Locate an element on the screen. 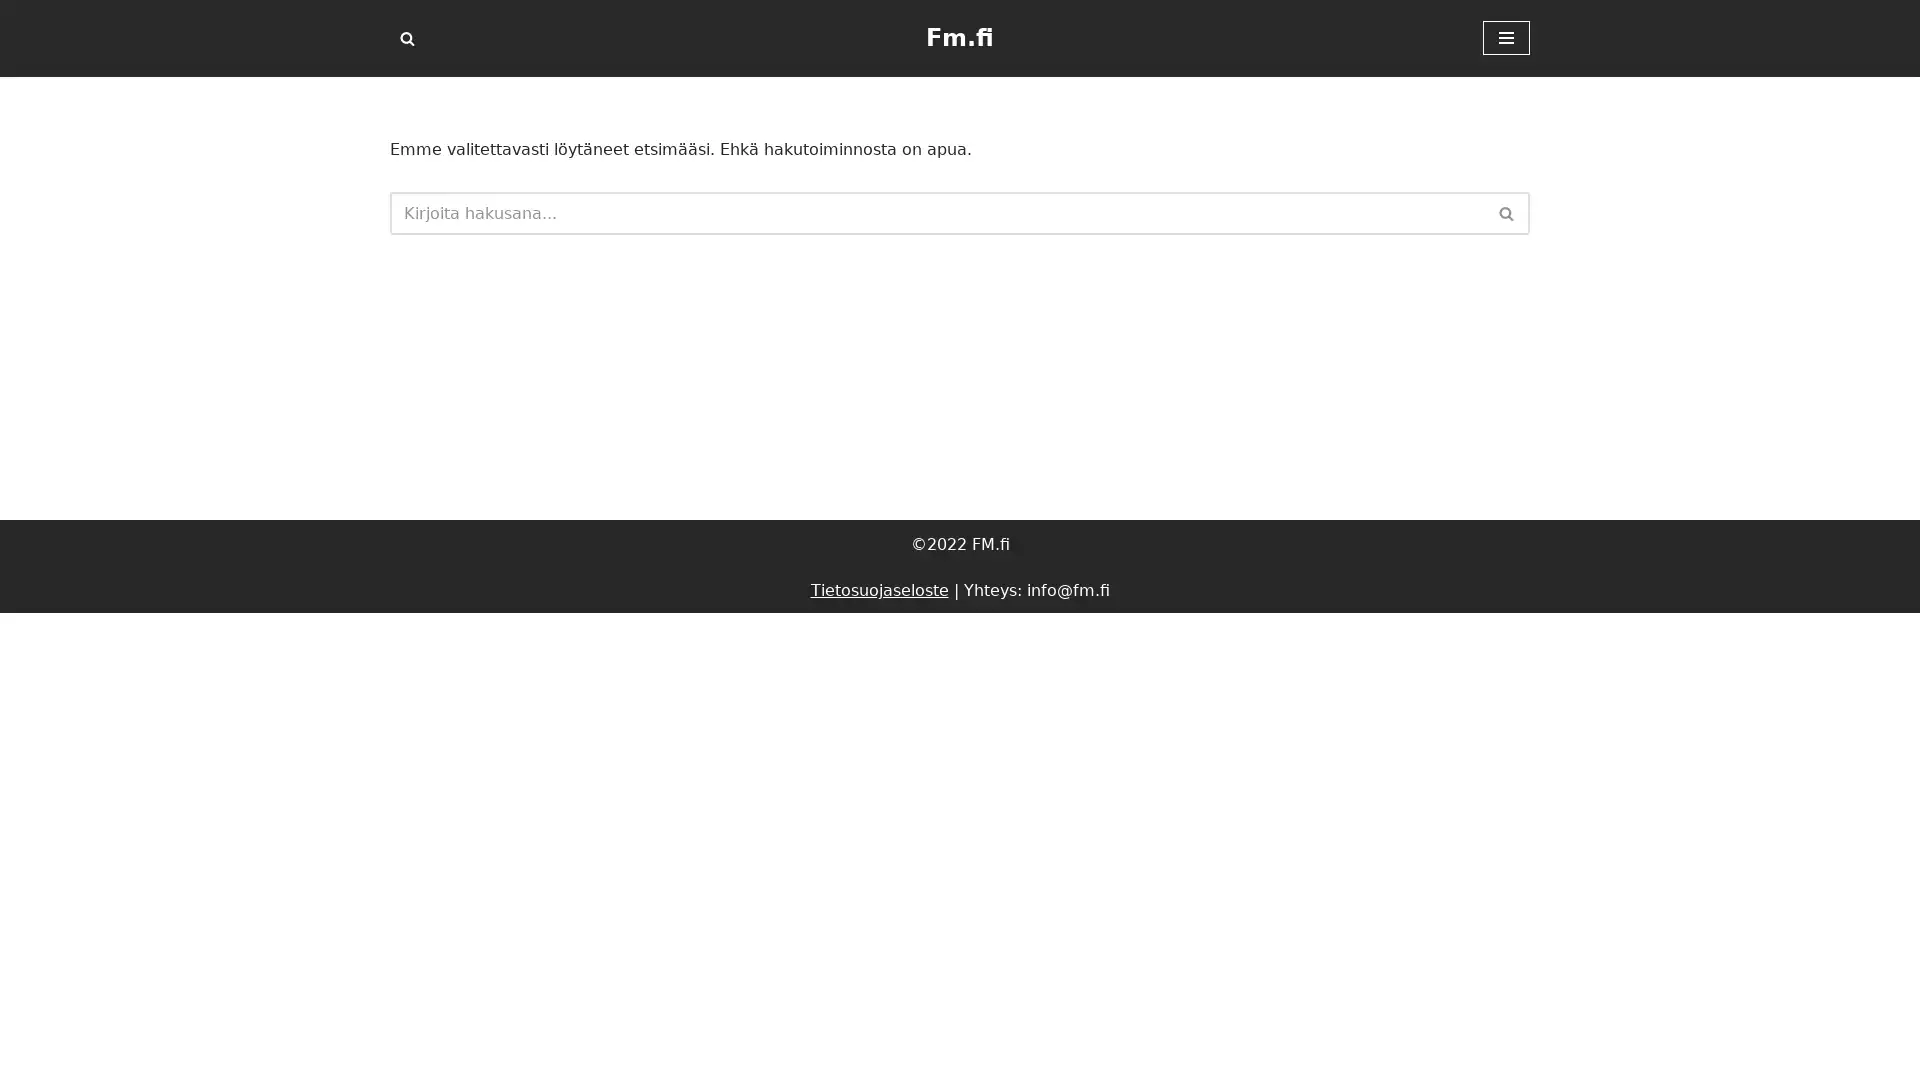 Image resolution: width=1920 pixels, height=1080 pixels. Etsi is located at coordinates (406, 37).